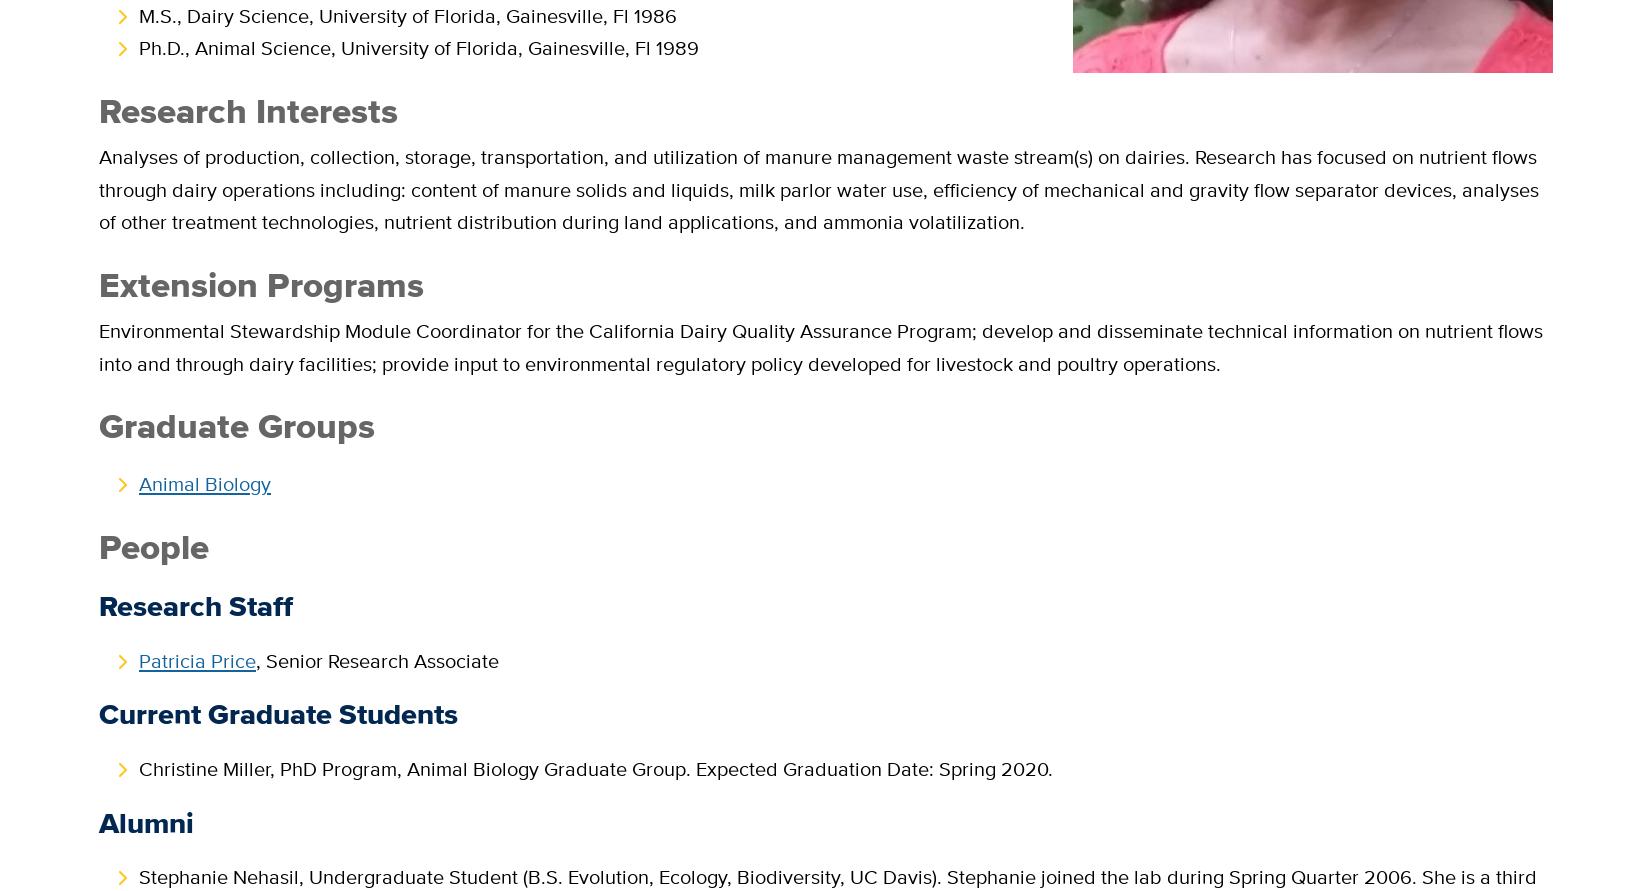  I want to click on 'Analyses of production, collection, storage, transportation, and utilization of manure management waste stream(s) on dairies. Research has focused on nutrient flows through dairy operations including: content of manure solids and liquids, milk parlor water use, efficiency of mechanical and gravity flow separator devices, analyses of other treatment technologies, nutrient distribution during land applications, and ammonia volatilization.', so click(819, 188).